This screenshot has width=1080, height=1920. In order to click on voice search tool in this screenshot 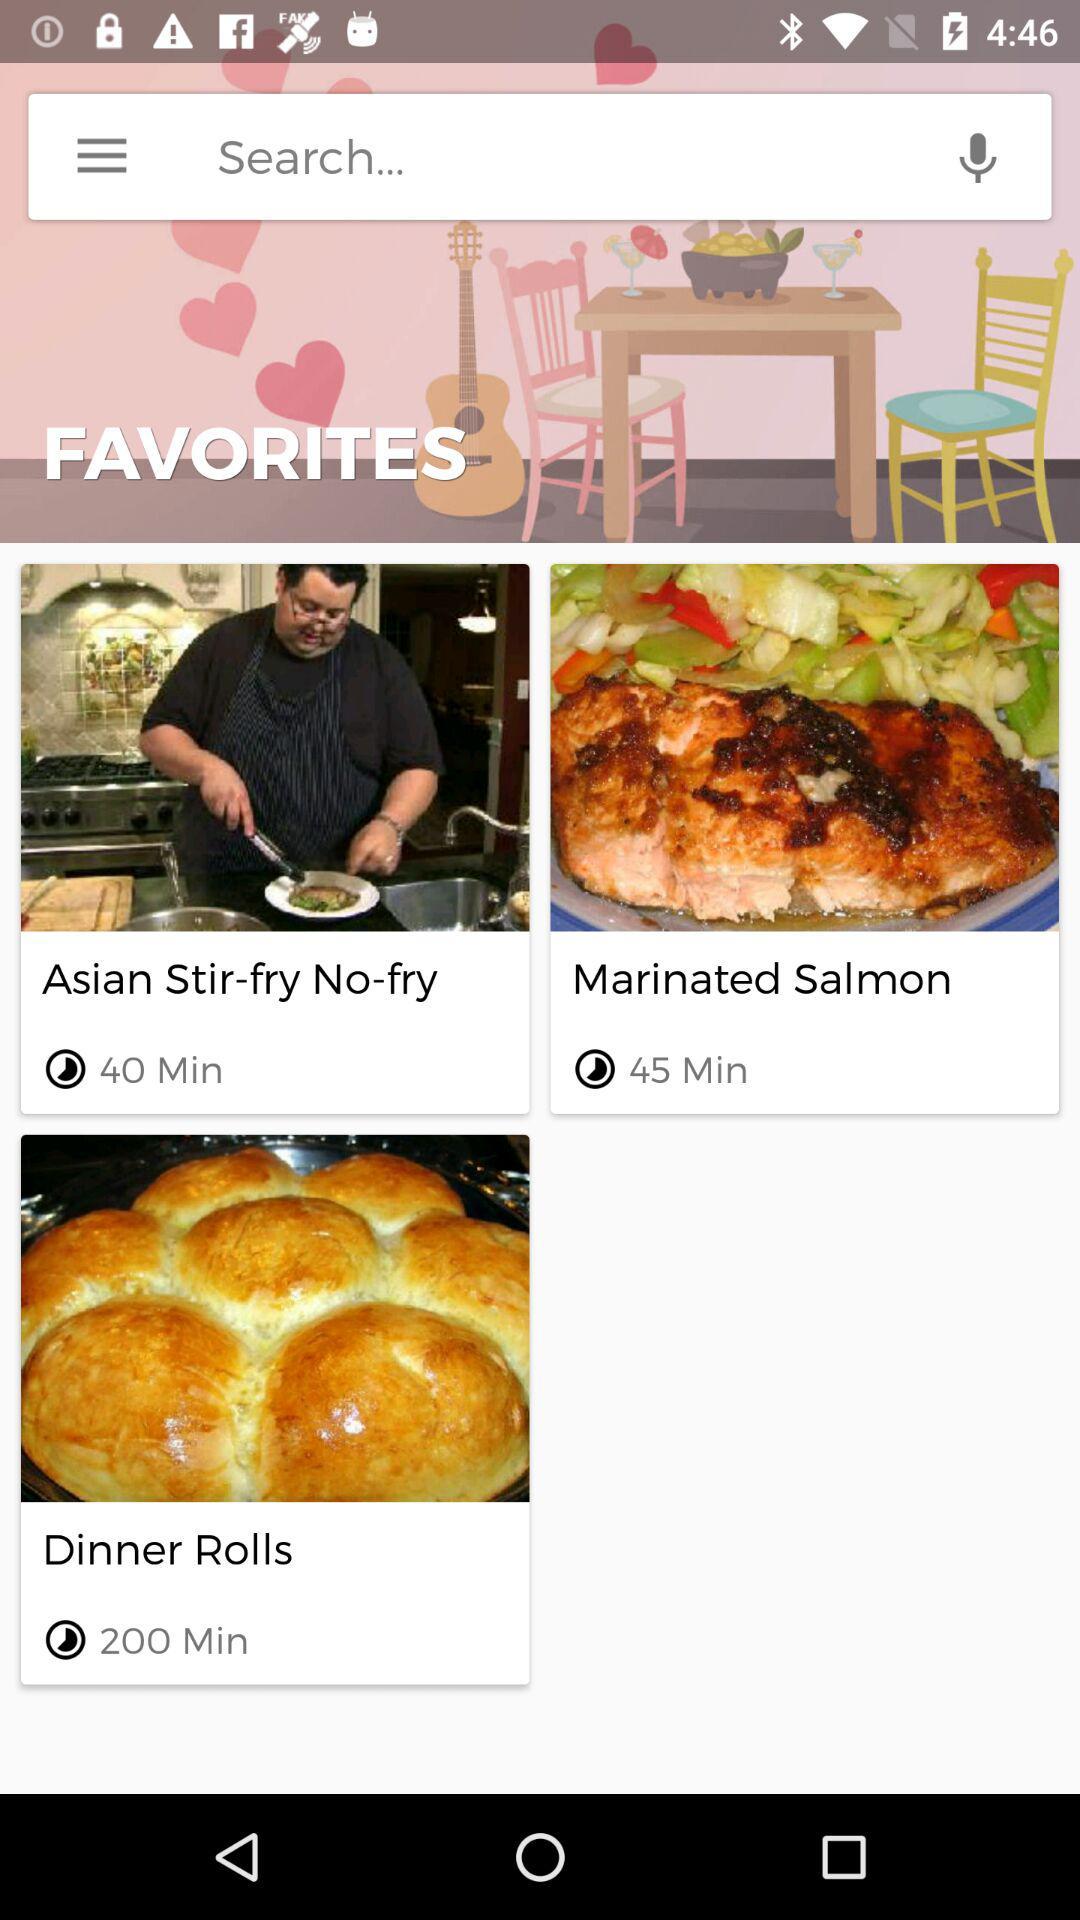, I will do `click(977, 155)`.